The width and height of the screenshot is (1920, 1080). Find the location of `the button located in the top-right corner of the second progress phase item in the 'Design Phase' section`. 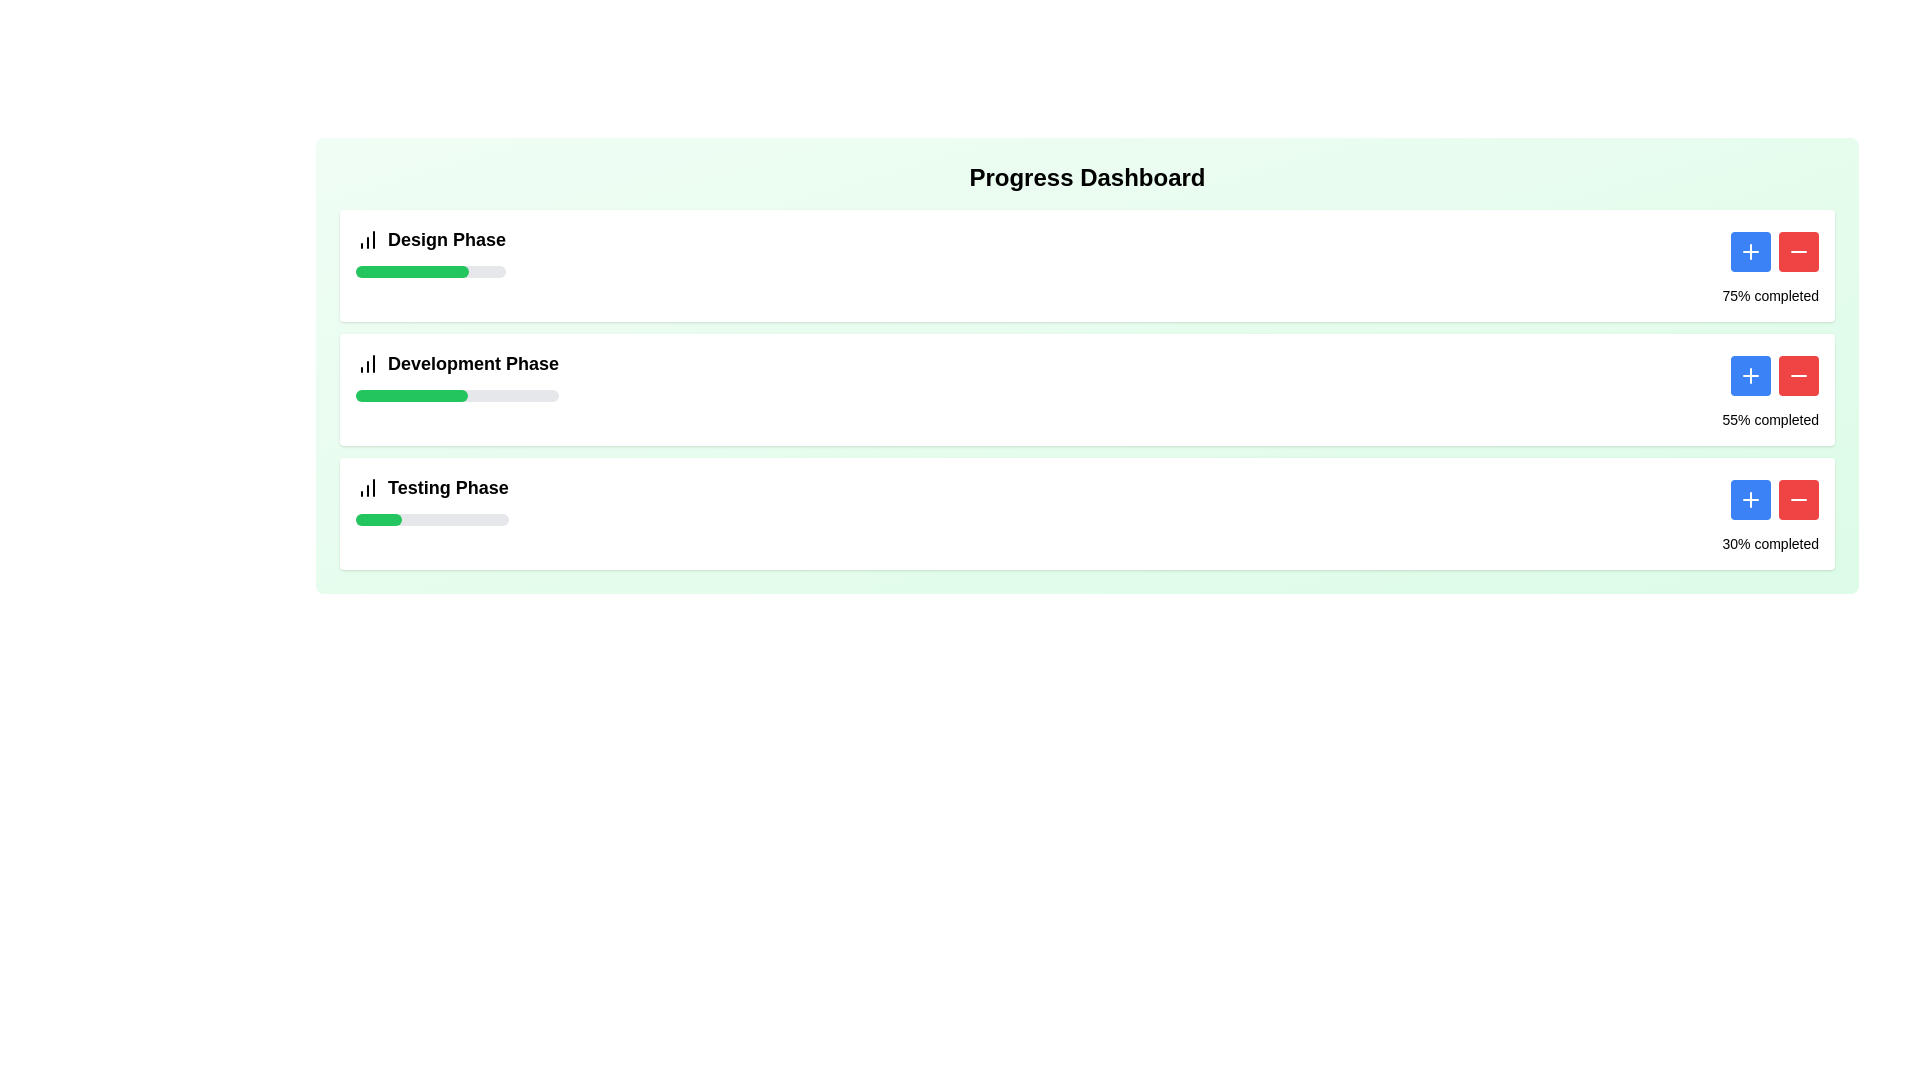

the button located in the top-right corner of the second progress phase item in the 'Design Phase' section is located at coordinates (1750, 499).